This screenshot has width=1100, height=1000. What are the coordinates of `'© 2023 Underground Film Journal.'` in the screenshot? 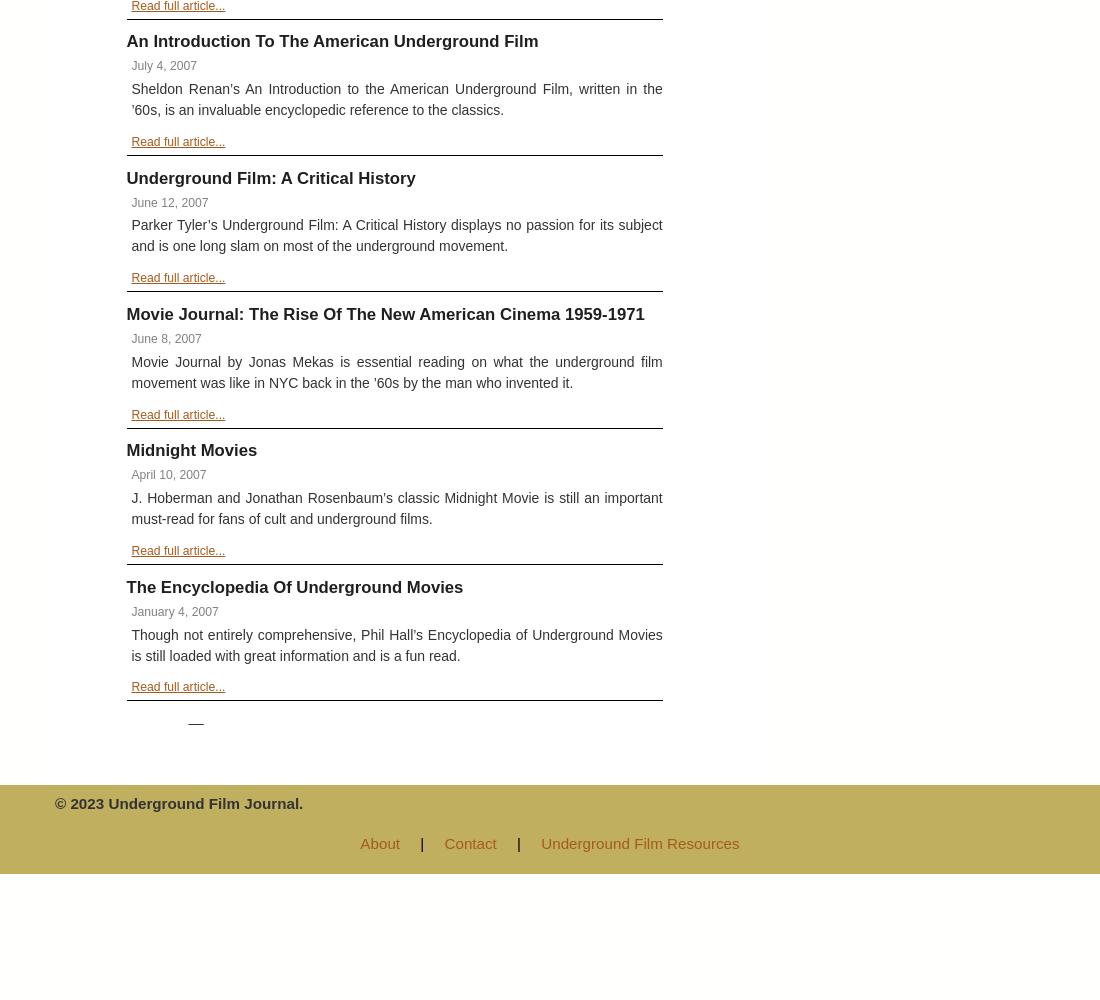 It's located at (177, 802).